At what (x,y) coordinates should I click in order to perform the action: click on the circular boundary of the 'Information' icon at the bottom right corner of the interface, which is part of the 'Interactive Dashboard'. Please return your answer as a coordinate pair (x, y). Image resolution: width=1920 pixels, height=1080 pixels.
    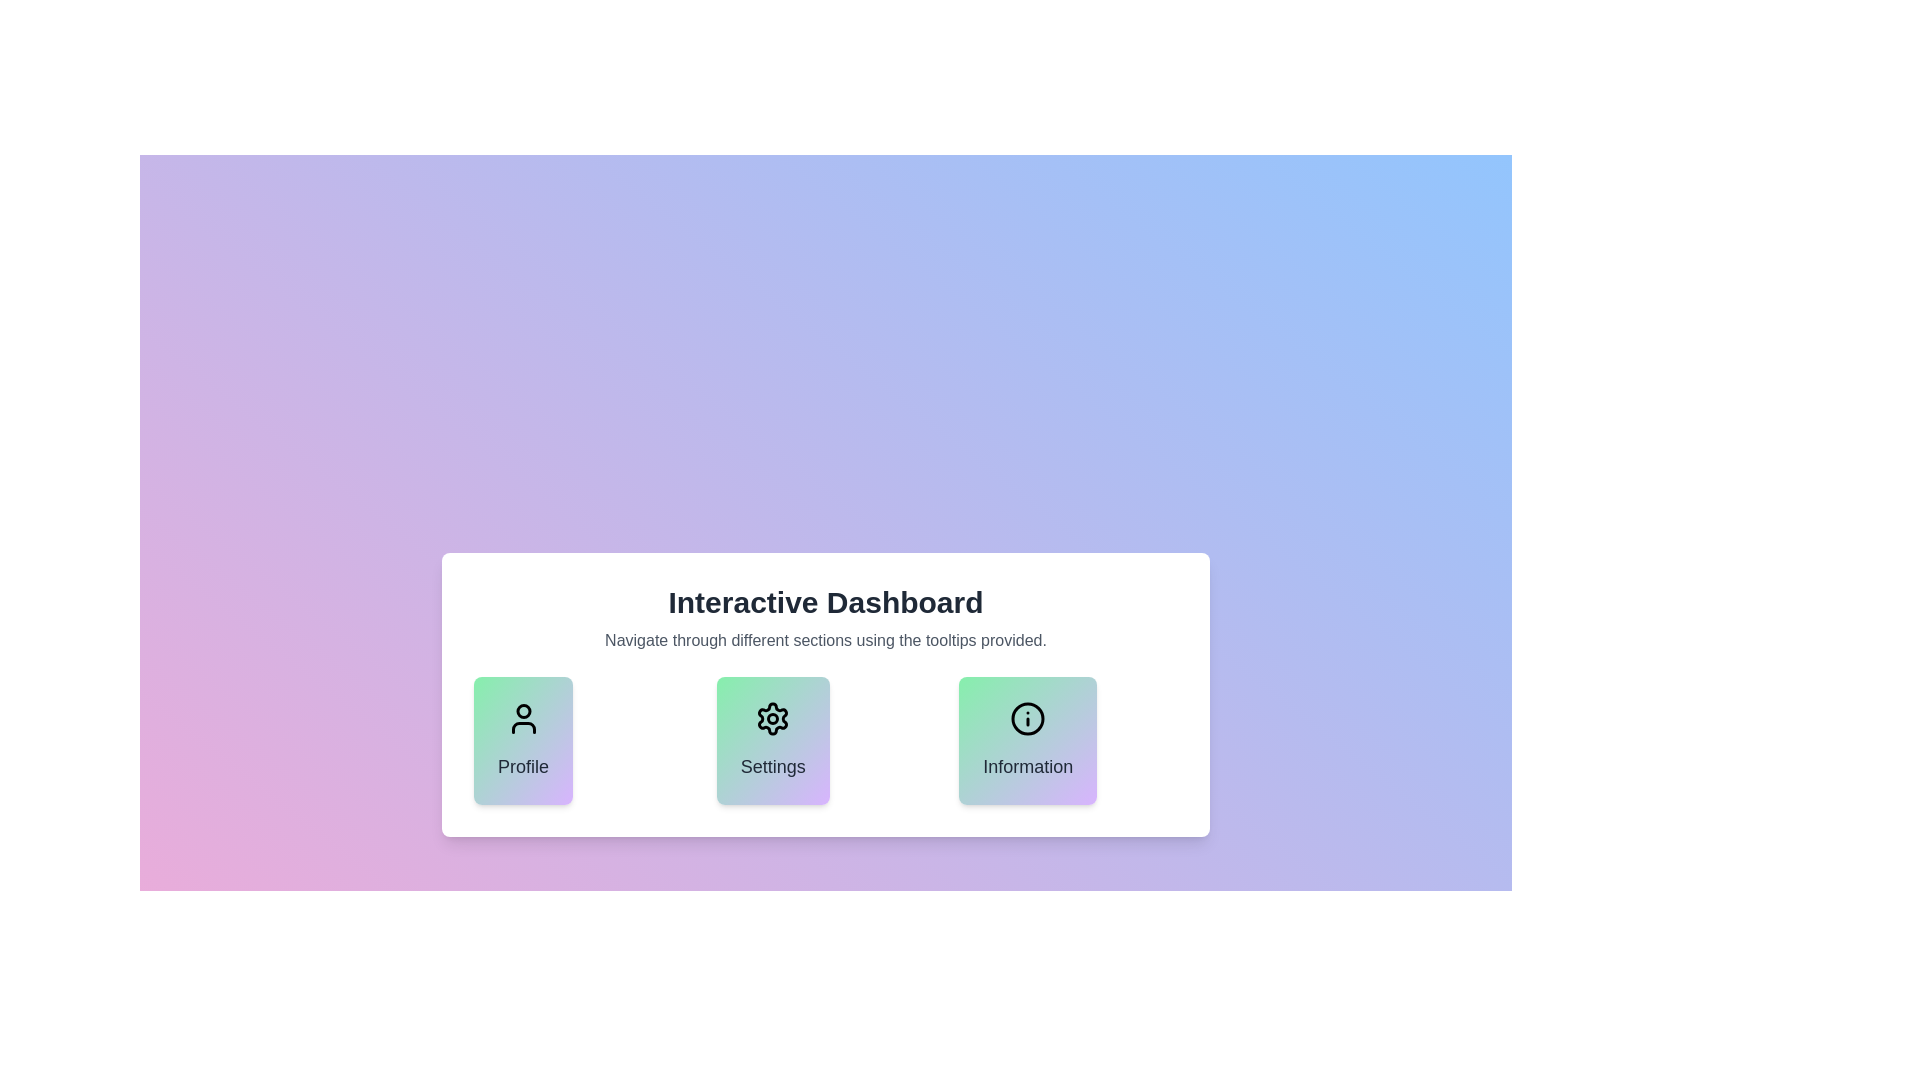
    Looking at the image, I should click on (1028, 717).